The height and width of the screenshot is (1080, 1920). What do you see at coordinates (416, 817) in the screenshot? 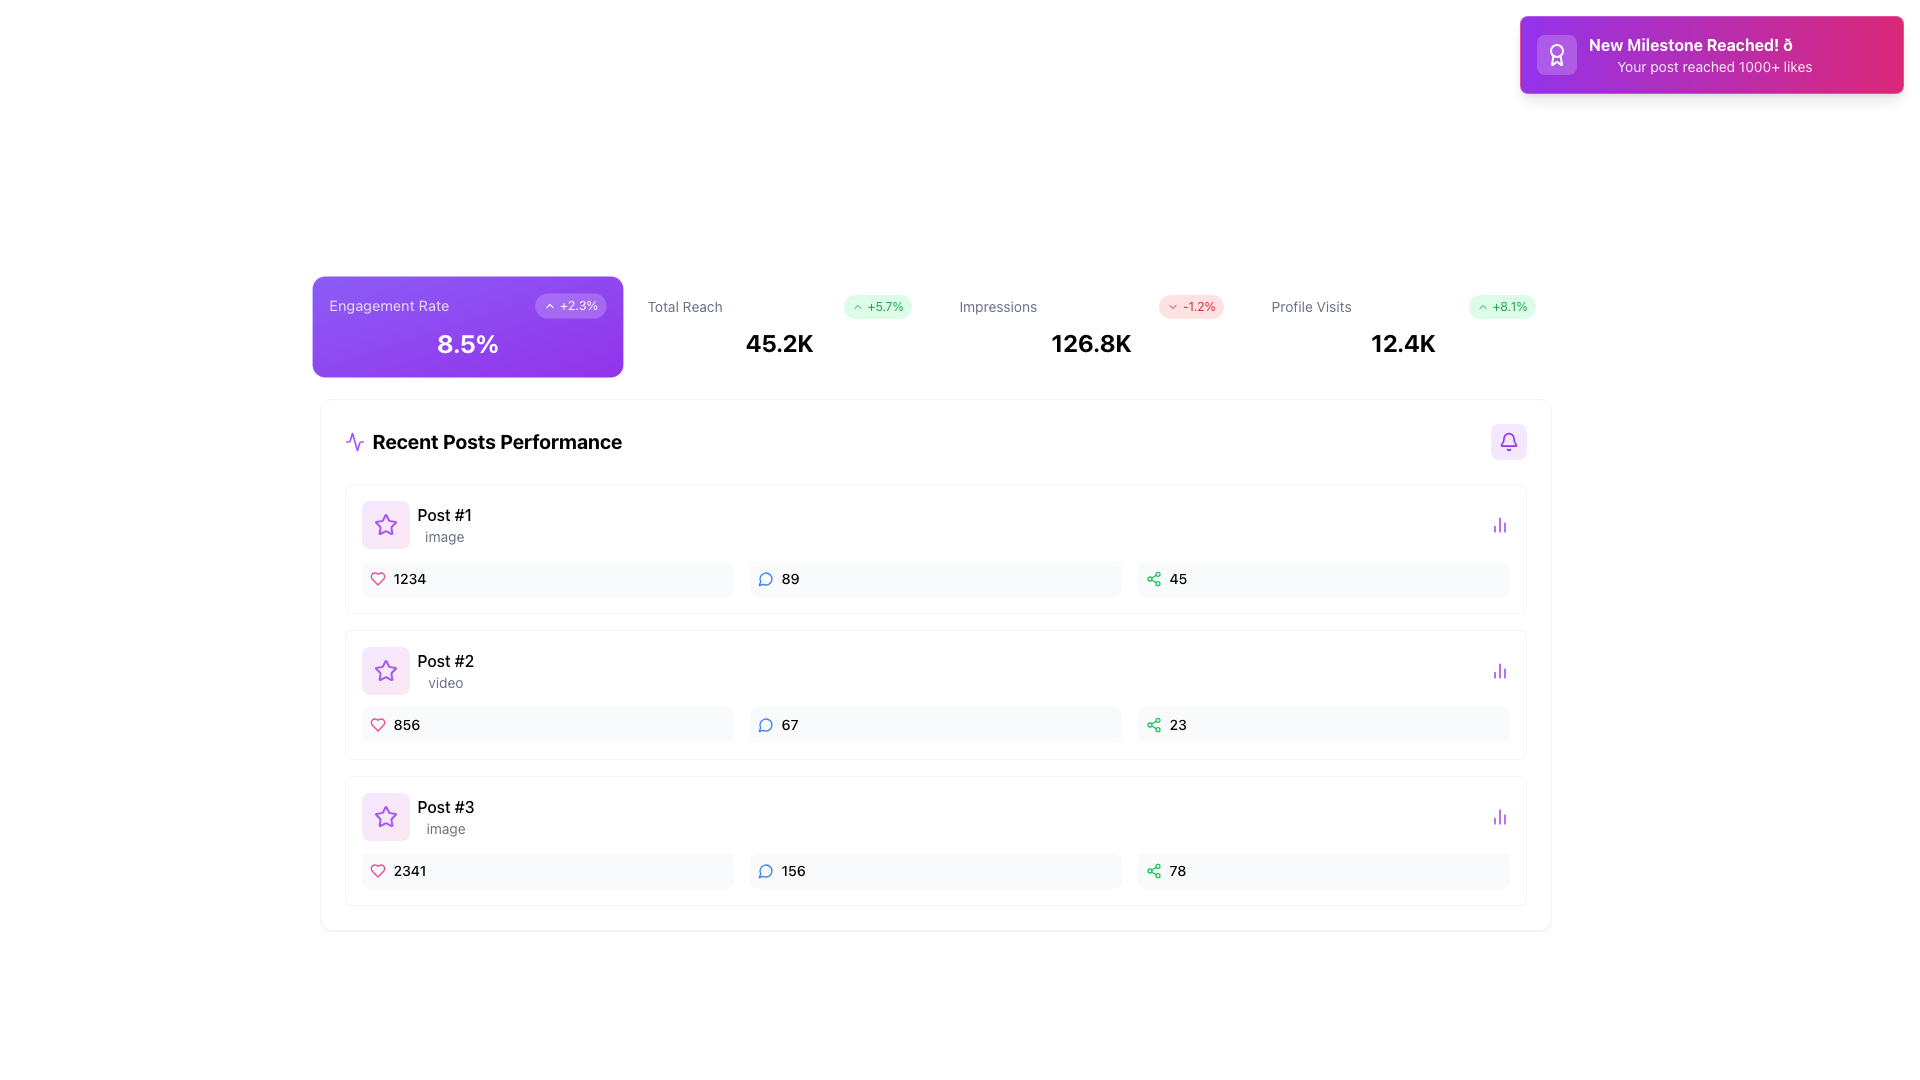
I see `the List item featuring a purple-outlined star icon and the text 'Post #3'` at bounding box center [416, 817].